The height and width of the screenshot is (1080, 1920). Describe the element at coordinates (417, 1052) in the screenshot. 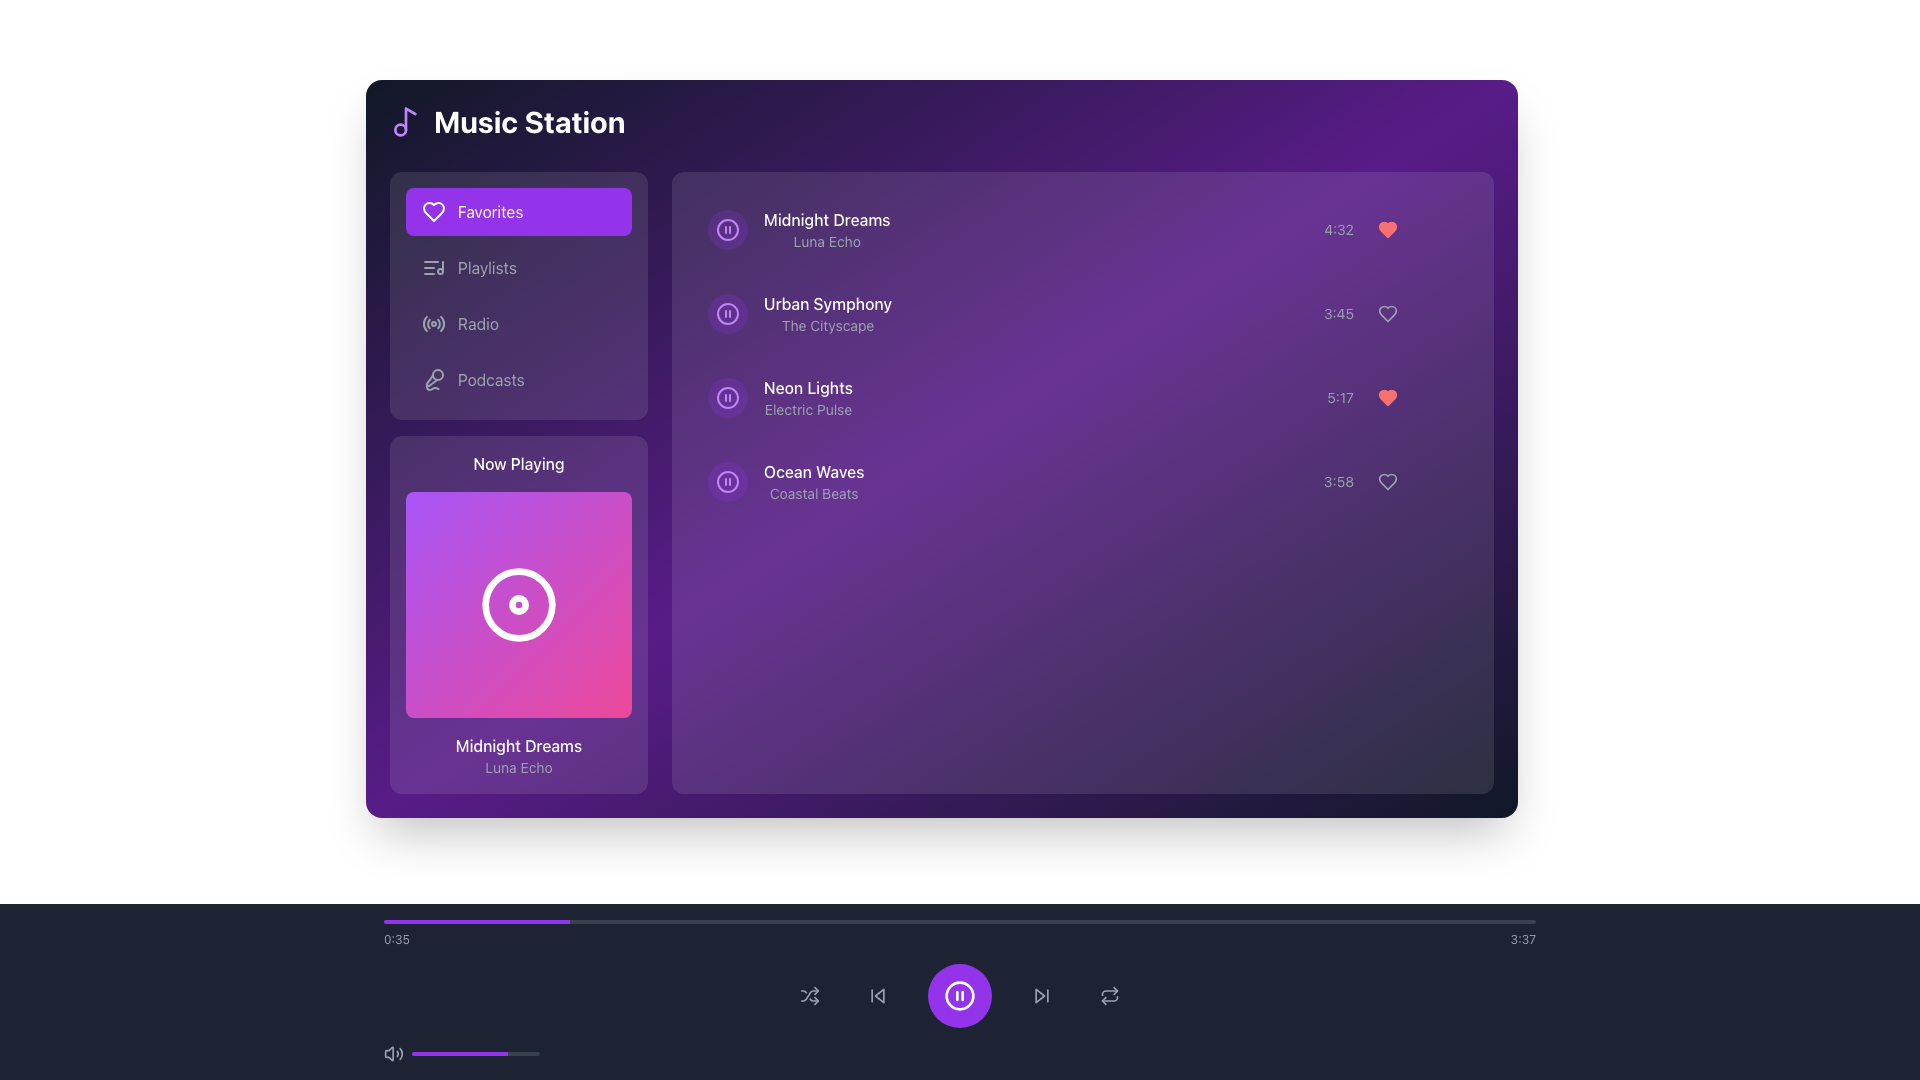

I see `the slider value` at that location.